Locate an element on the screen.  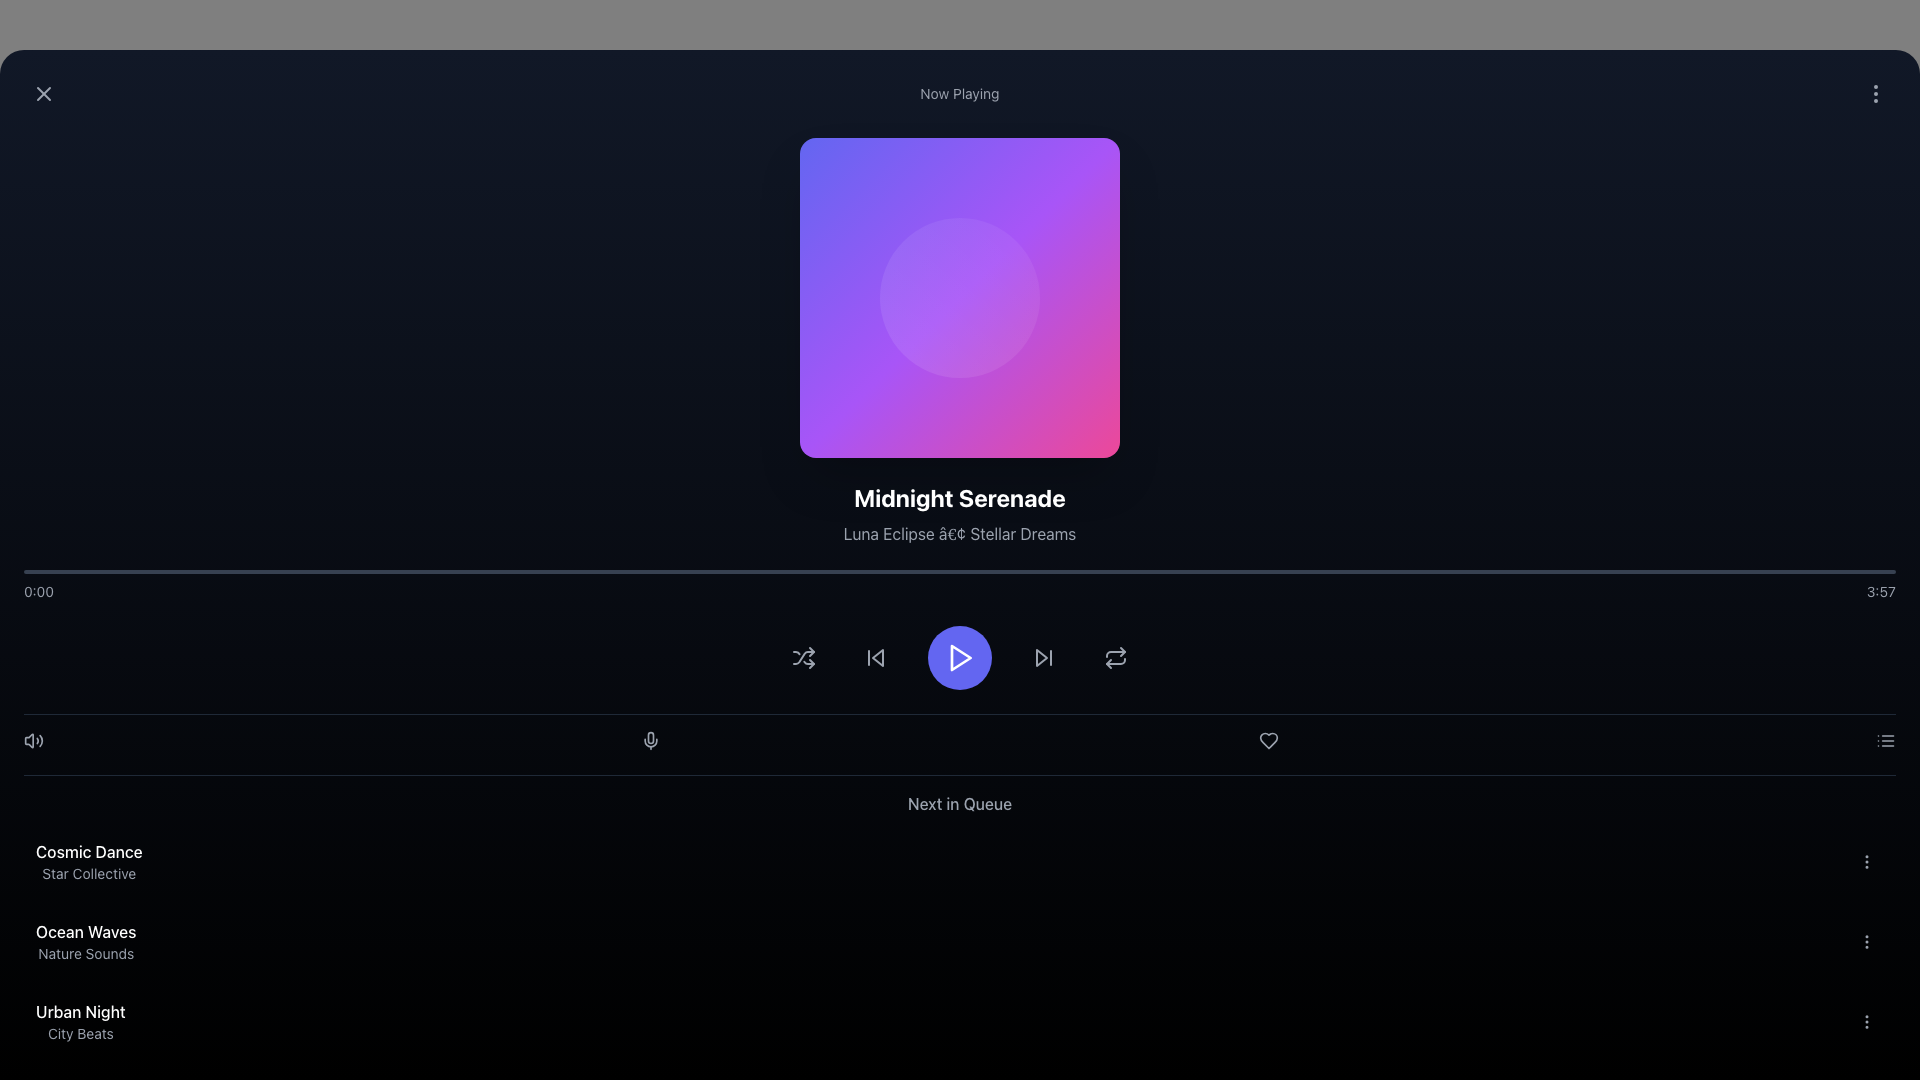
the skip-forward button located in the media player interface, positioned as the third button from the center to the right in the control bar is located at coordinates (1042, 658).